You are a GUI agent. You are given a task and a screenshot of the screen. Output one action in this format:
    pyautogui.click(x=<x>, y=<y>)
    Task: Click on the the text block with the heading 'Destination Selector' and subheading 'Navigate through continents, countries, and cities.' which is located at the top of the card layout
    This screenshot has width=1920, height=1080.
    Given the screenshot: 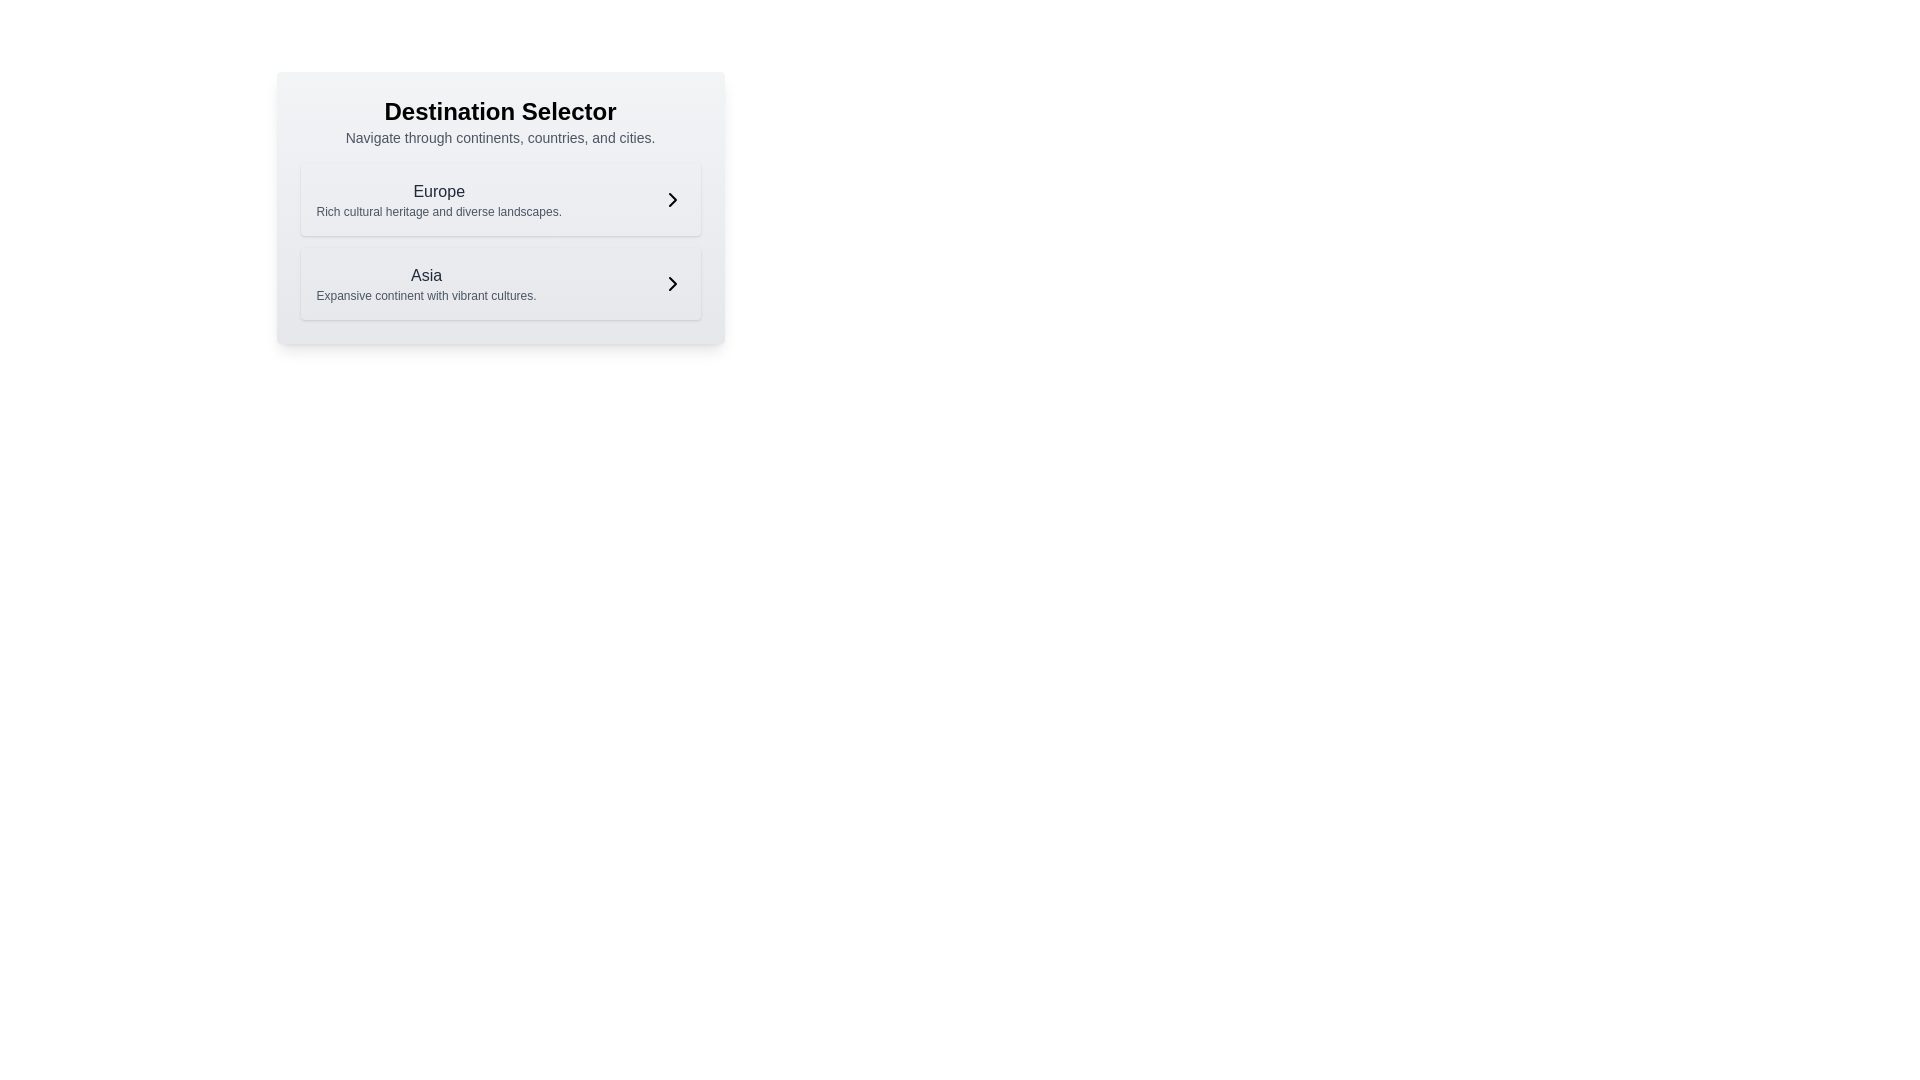 What is the action you would take?
    pyautogui.click(x=500, y=122)
    